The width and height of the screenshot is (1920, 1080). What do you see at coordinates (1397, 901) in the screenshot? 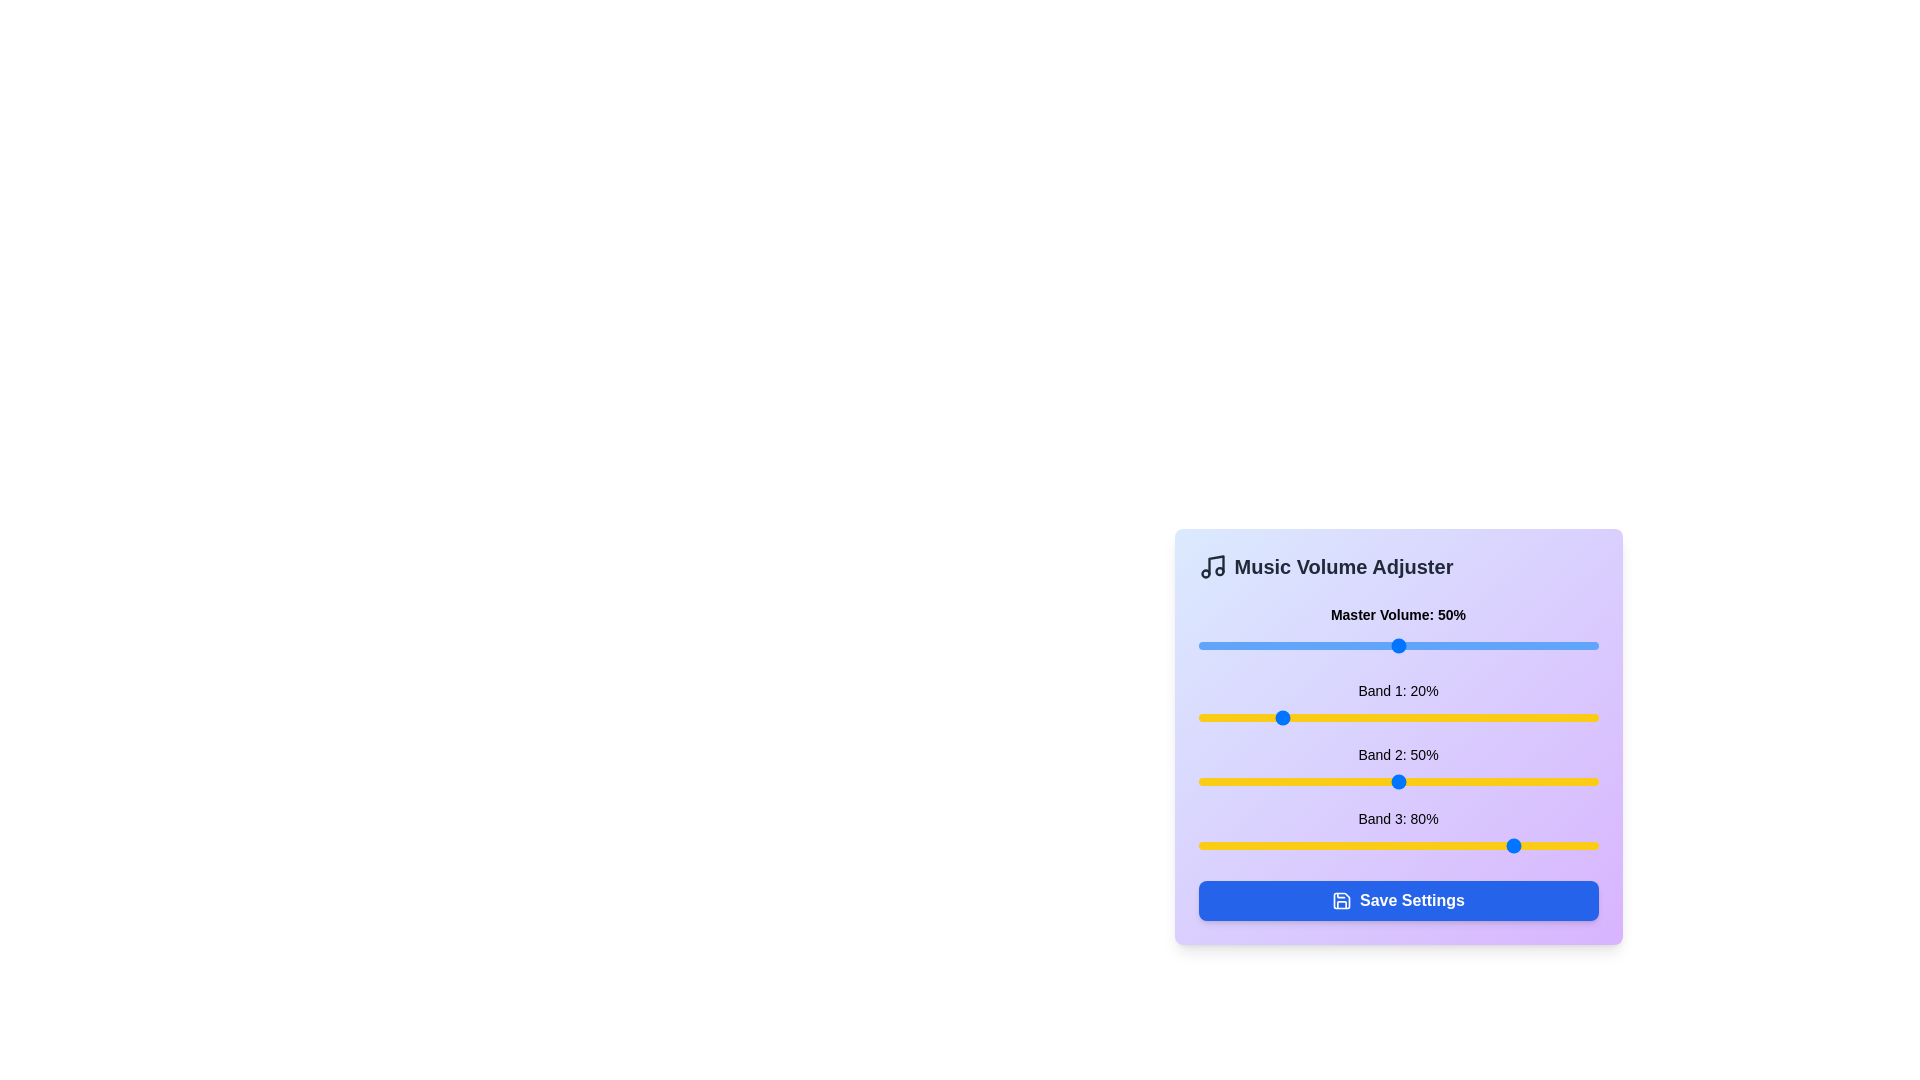
I see `the 'Save' button located at the bottom of the 'Music Volume Adjuster' card` at bounding box center [1397, 901].